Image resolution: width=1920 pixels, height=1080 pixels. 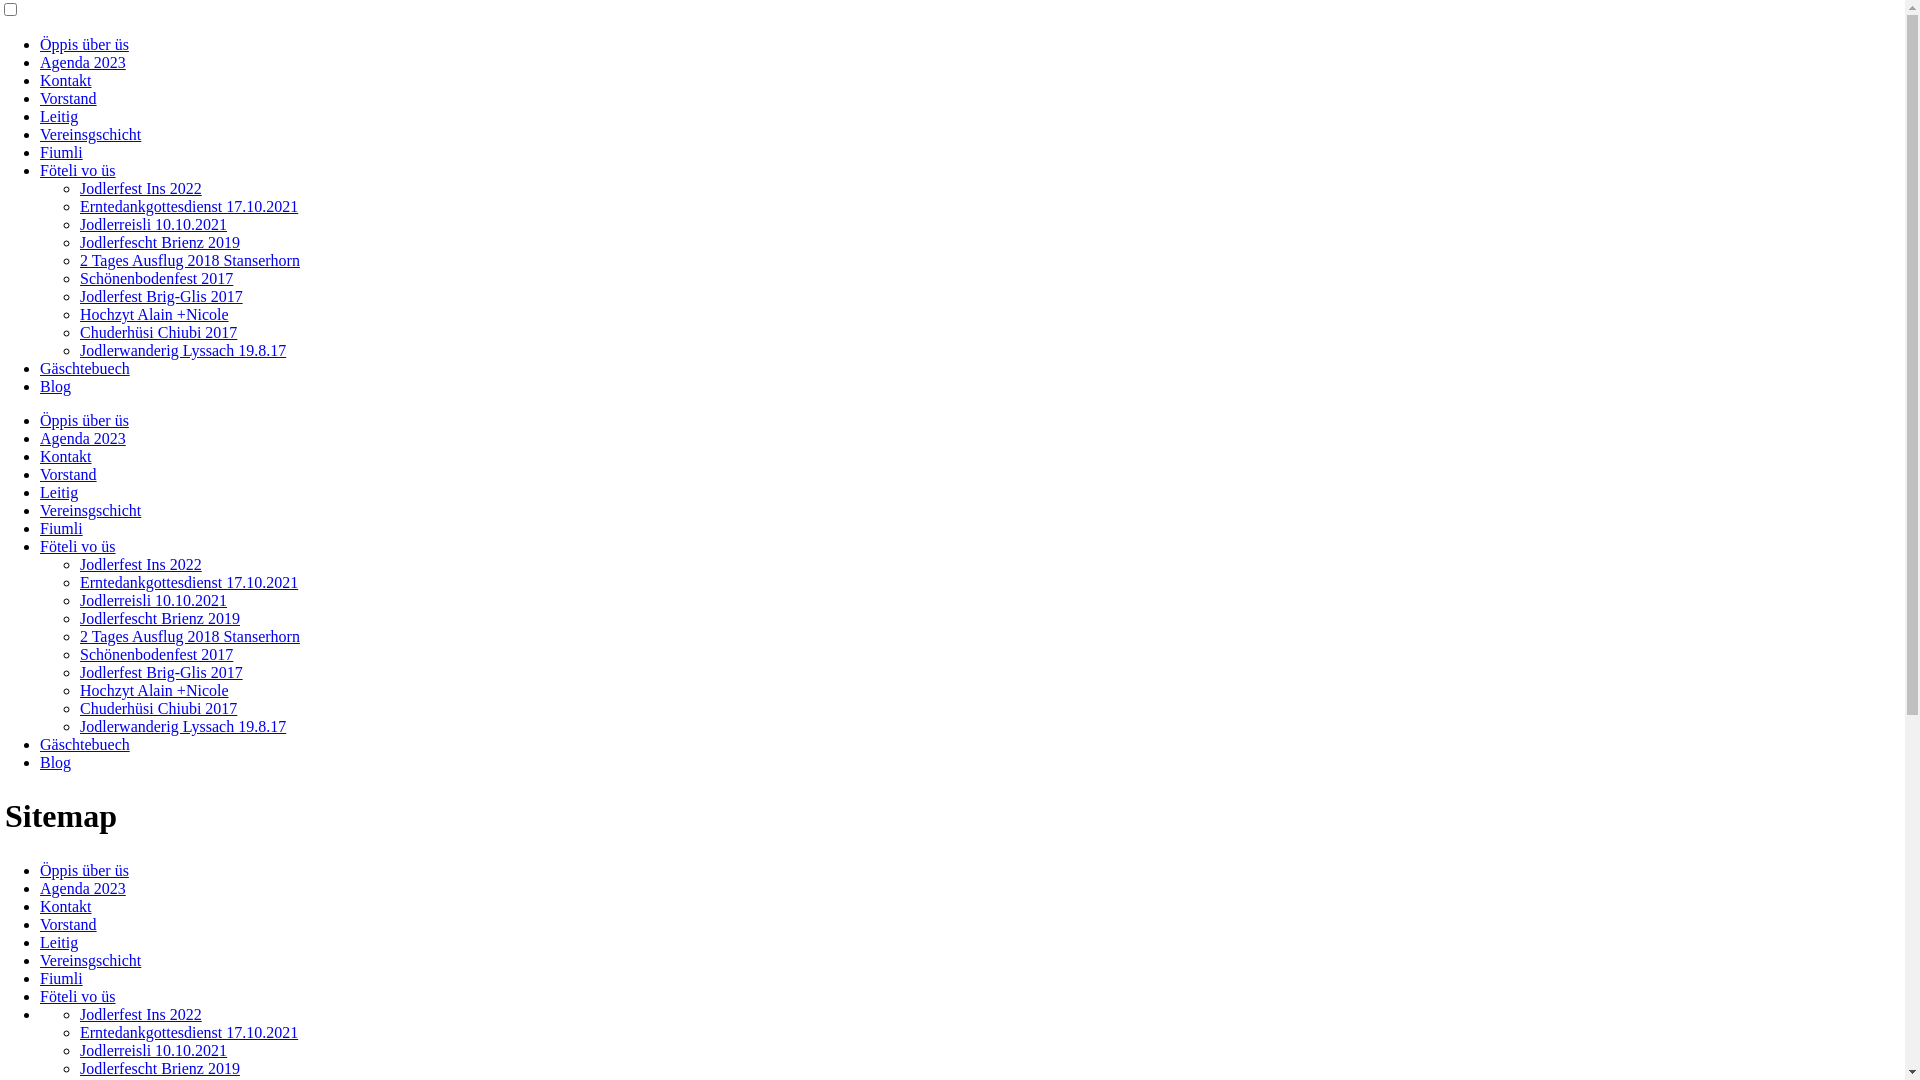 What do you see at coordinates (68, 98) in the screenshot?
I see `'Vorstand'` at bounding box center [68, 98].